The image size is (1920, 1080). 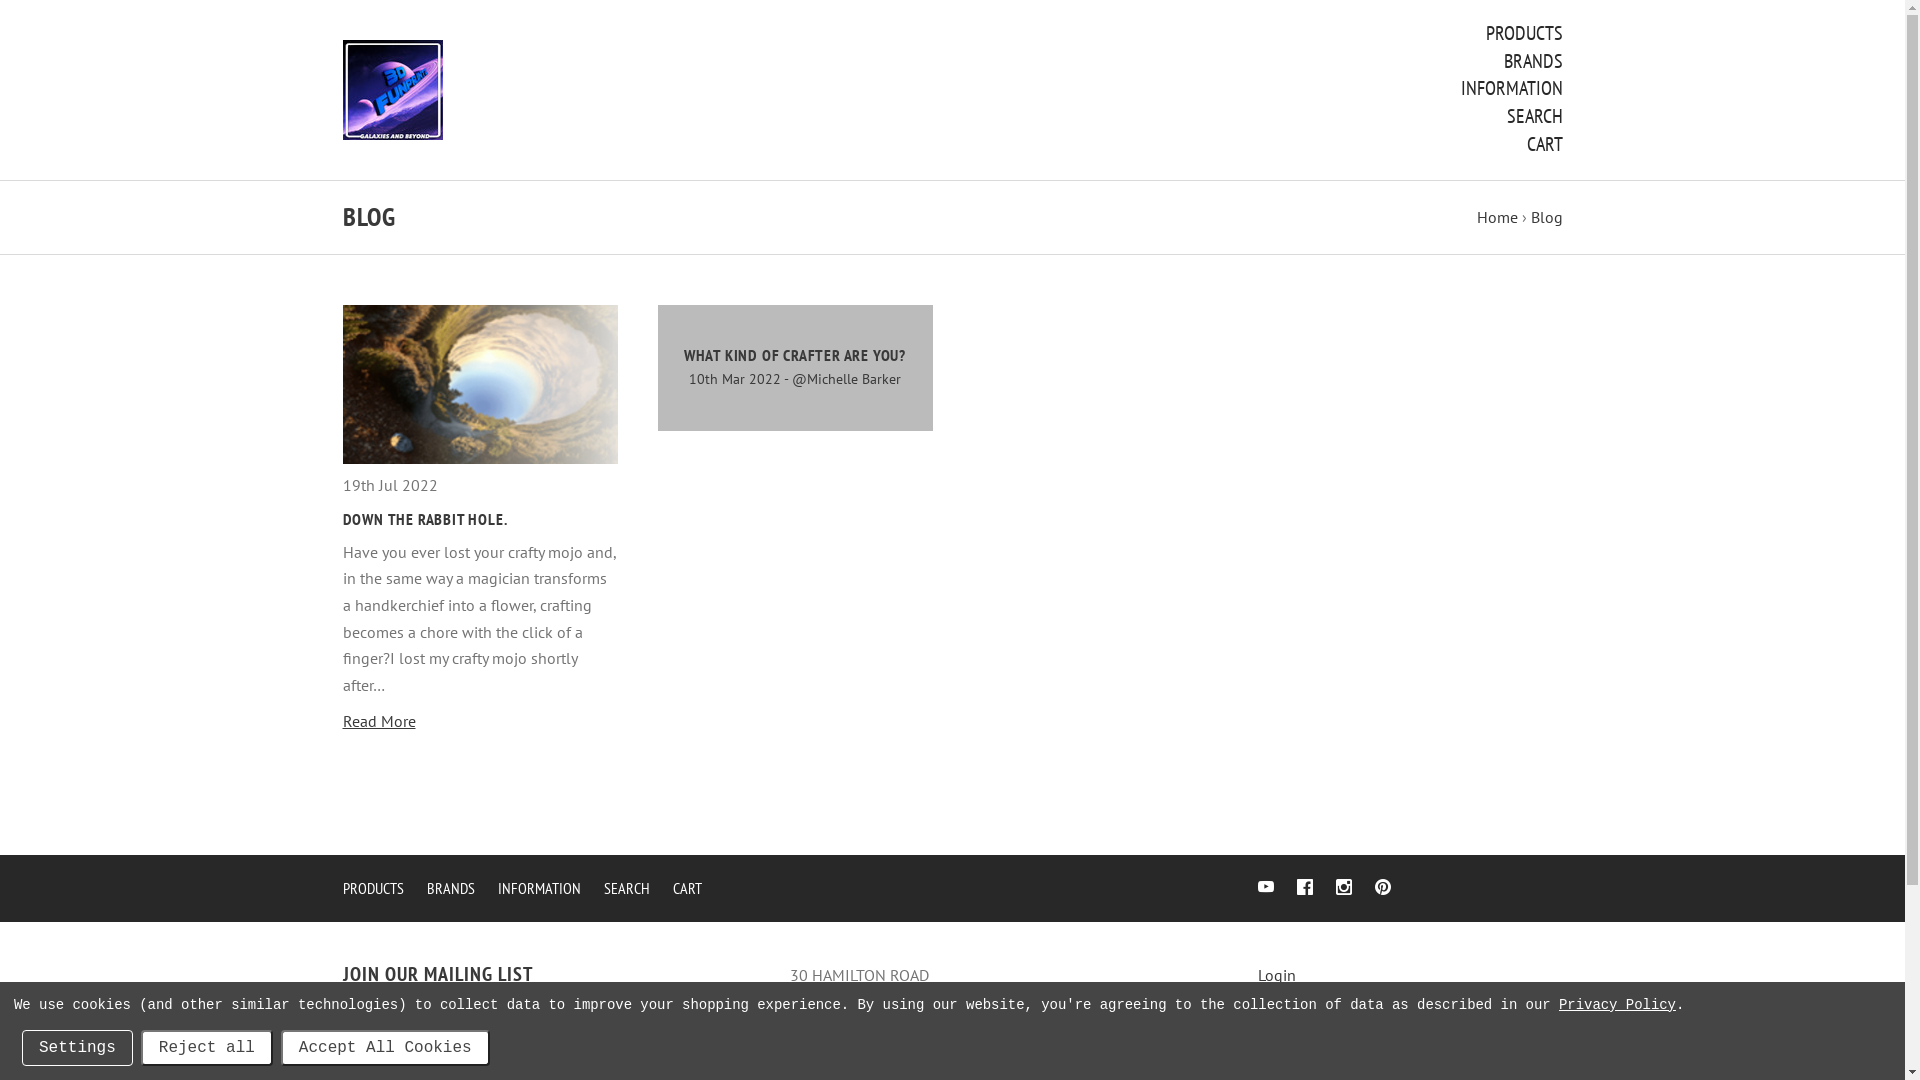 I want to click on 'Settings', so click(x=77, y=1047).